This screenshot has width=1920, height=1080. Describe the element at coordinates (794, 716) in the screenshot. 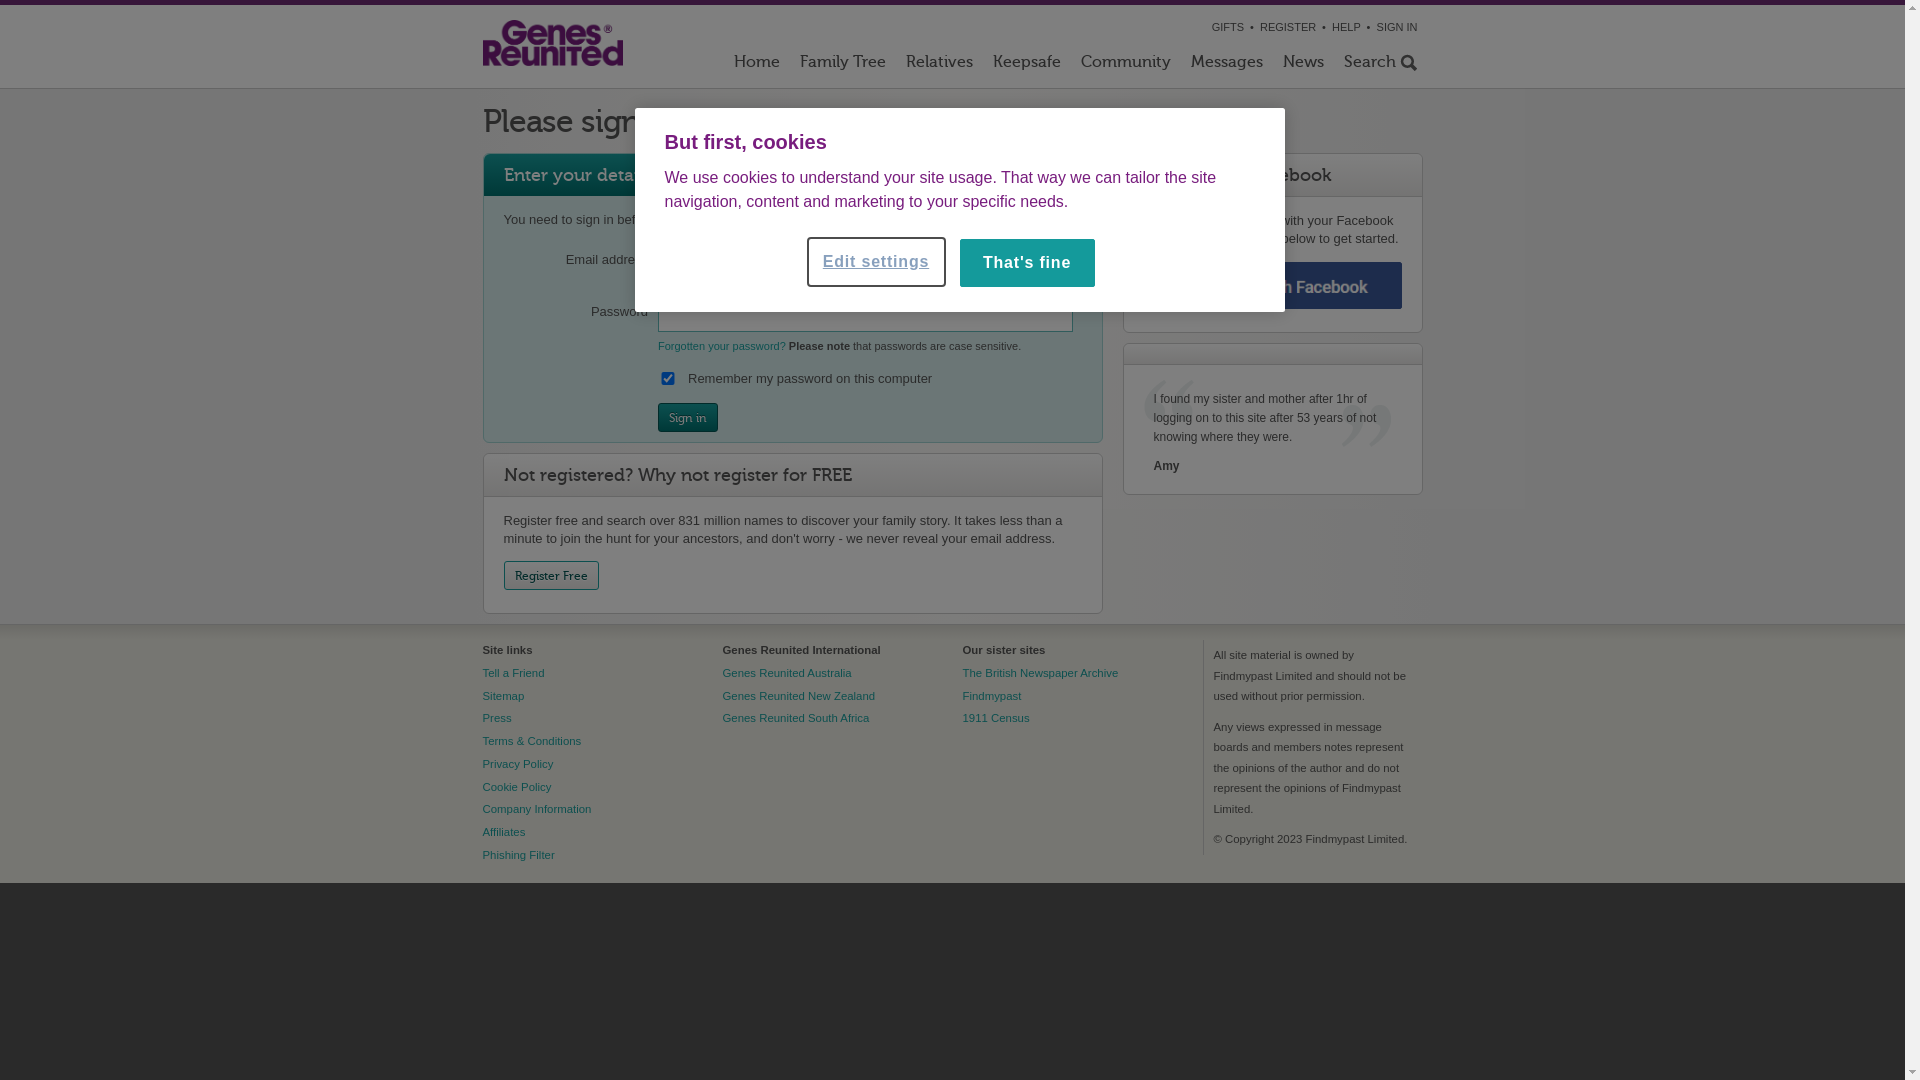

I see `'Genes Reunited South Africa'` at that location.